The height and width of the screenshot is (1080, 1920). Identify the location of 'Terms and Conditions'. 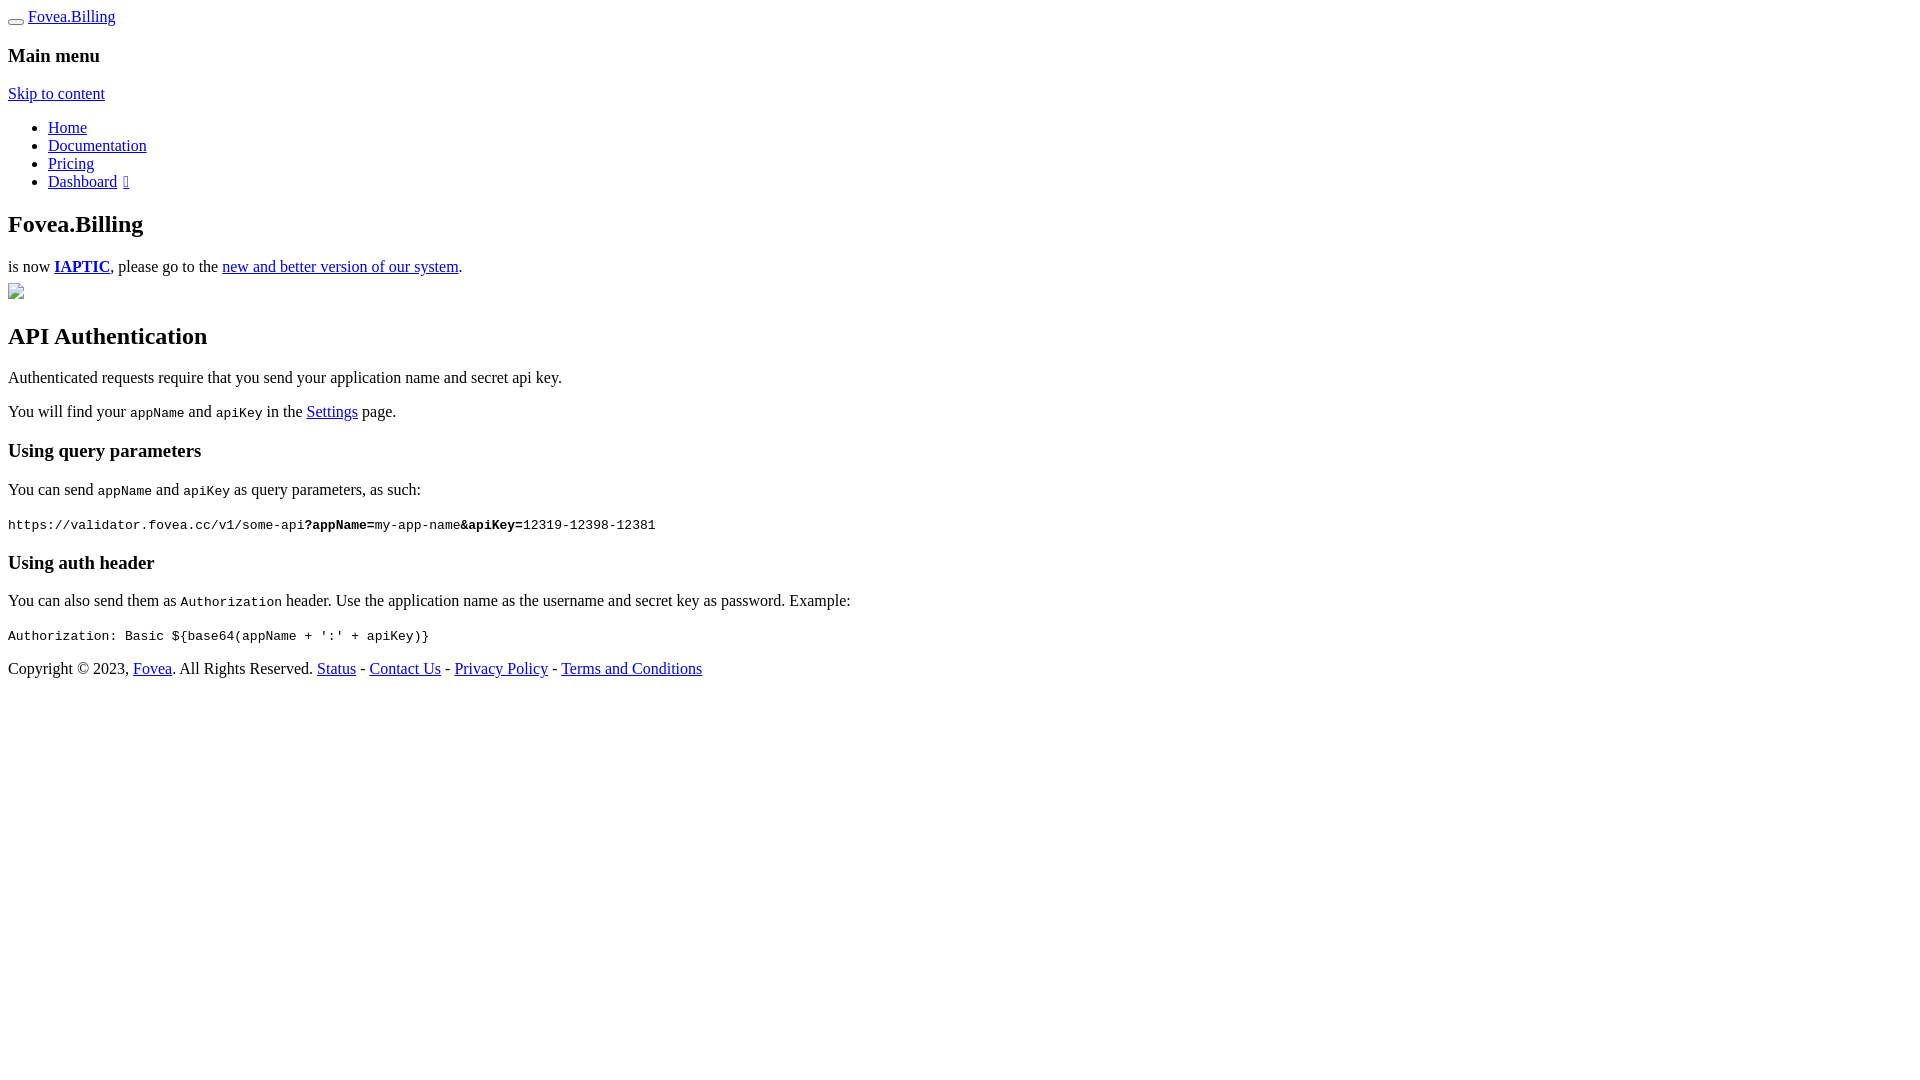
(630, 668).